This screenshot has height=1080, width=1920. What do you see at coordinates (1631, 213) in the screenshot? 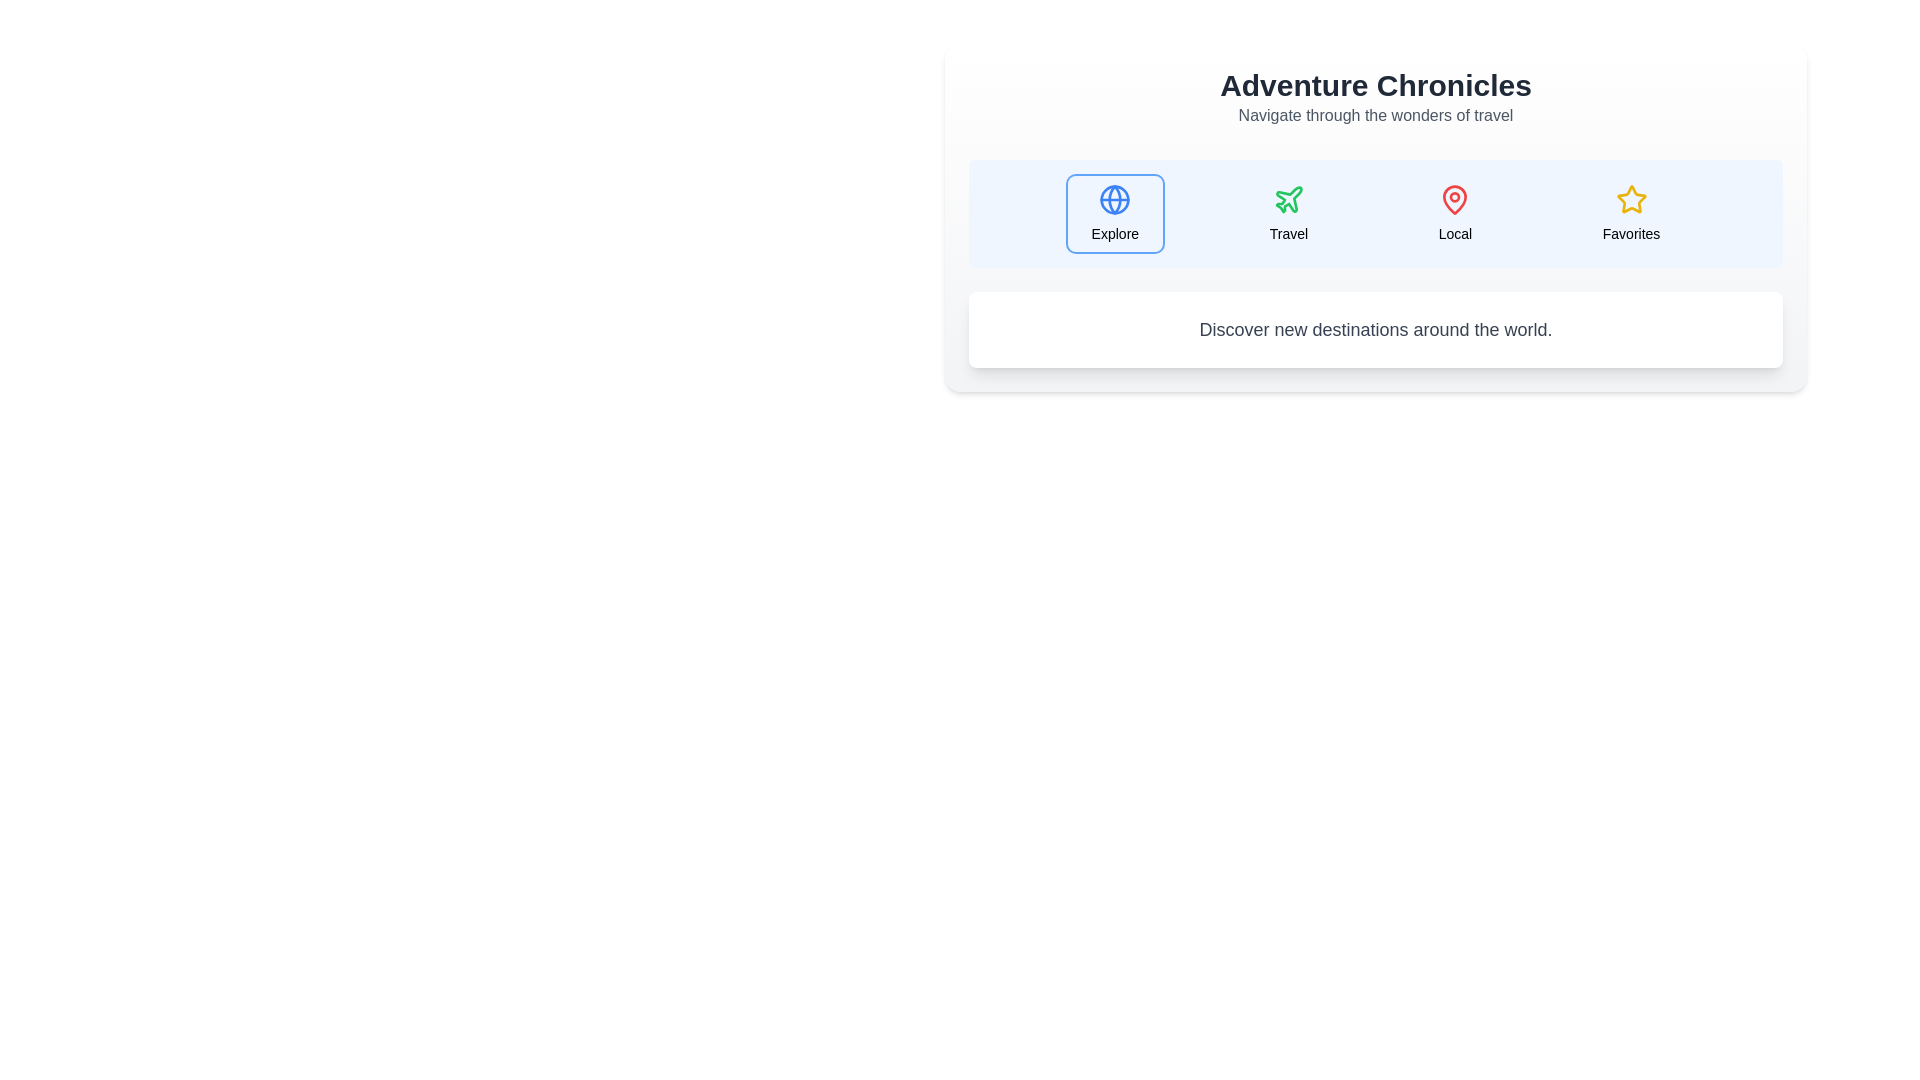
I see `the tab labeled Favorites to switch the displayed content` at bounding box center [1631, 213].